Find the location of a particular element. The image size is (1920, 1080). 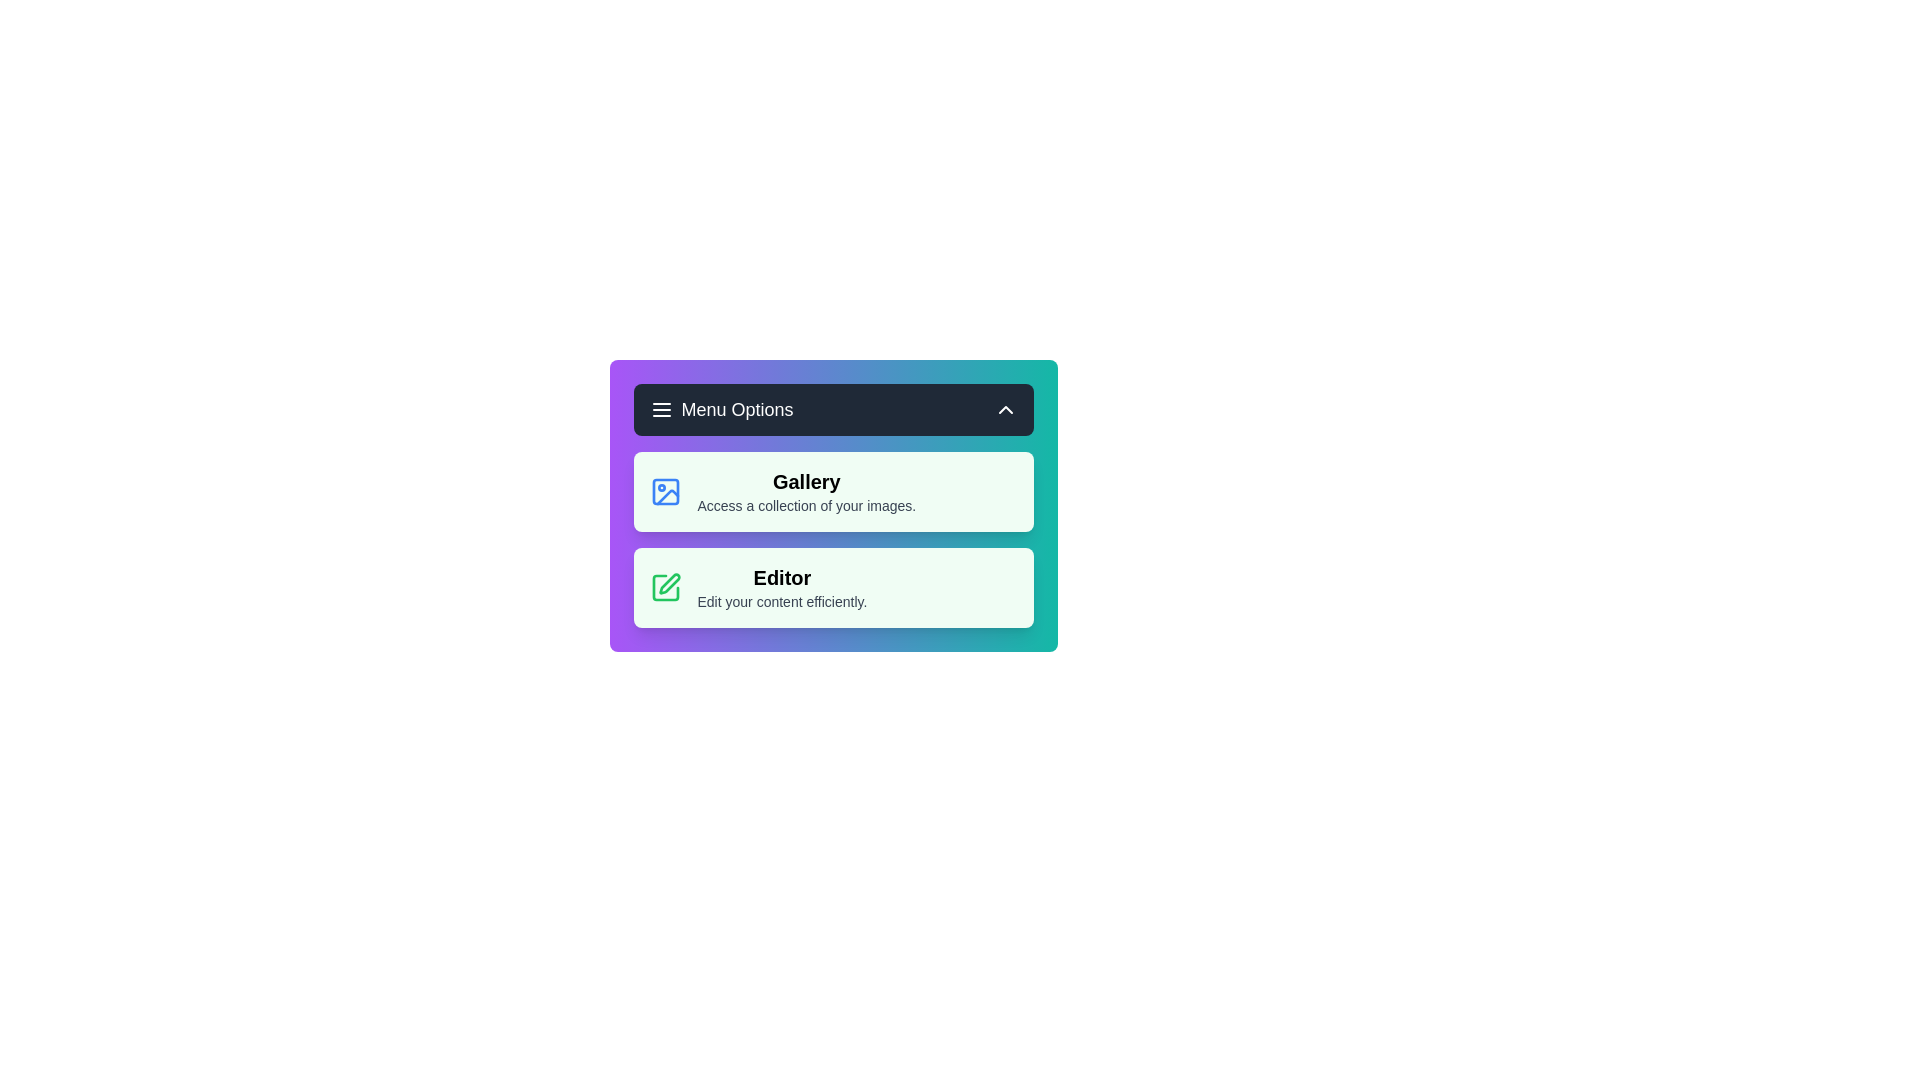

the 'Editor' option in the menu is located at coordinates (833, 586).